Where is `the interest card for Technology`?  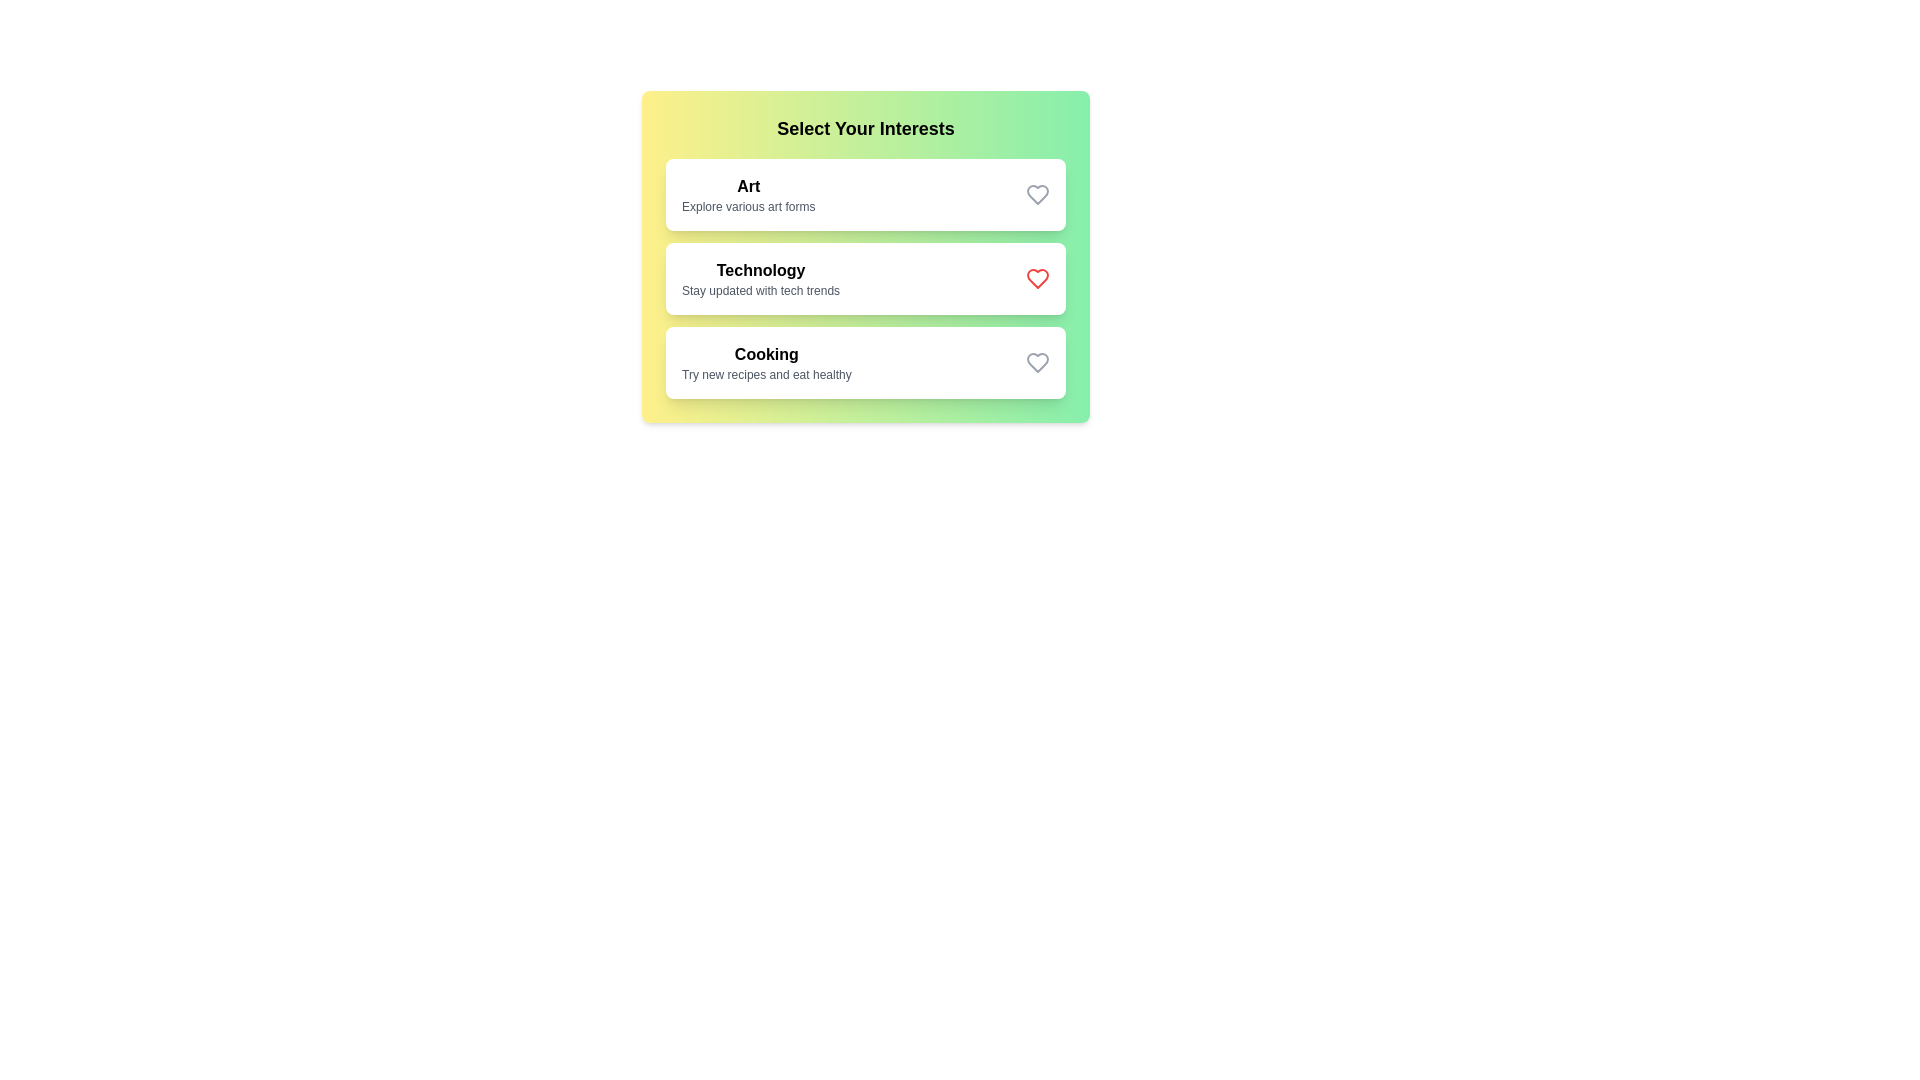 the interest card for Technology is located at coordinates (865, 278).